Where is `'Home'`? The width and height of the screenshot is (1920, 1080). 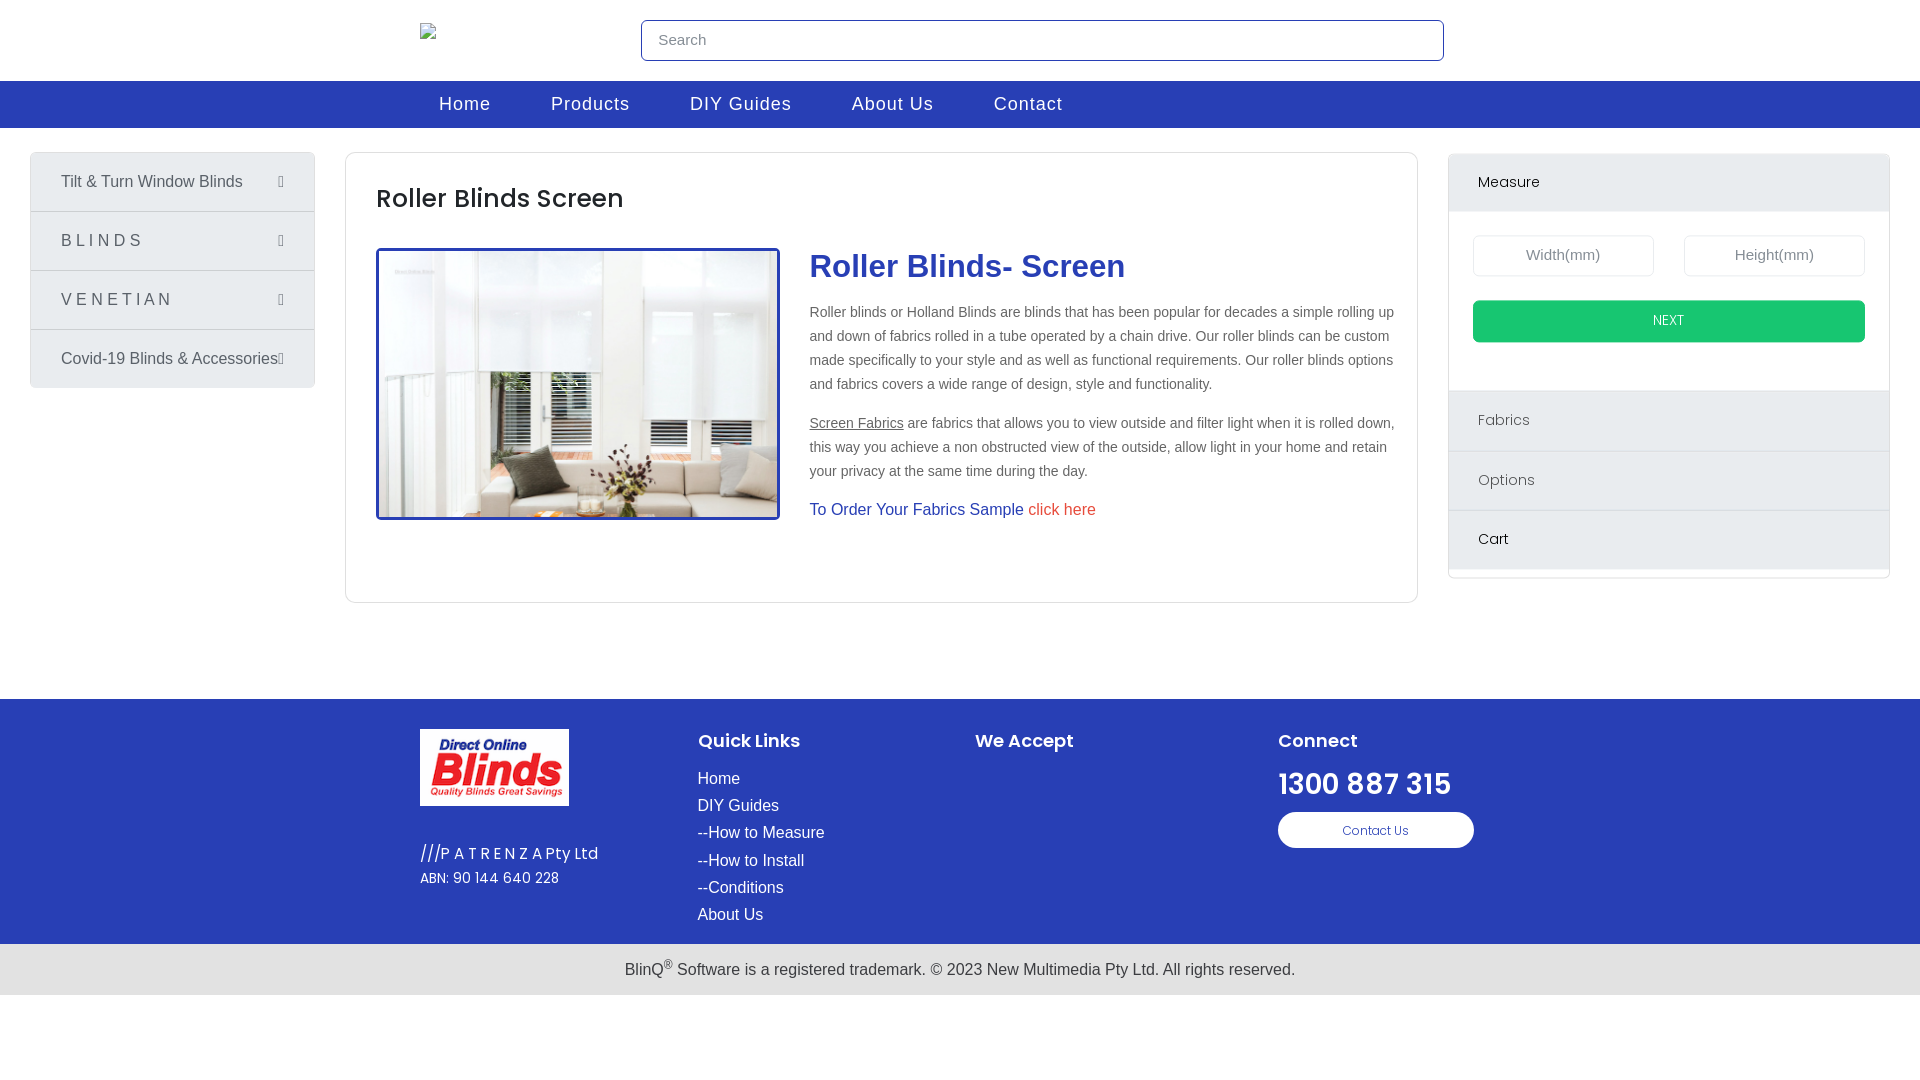
'Home' is located at coordinates (719, 777).